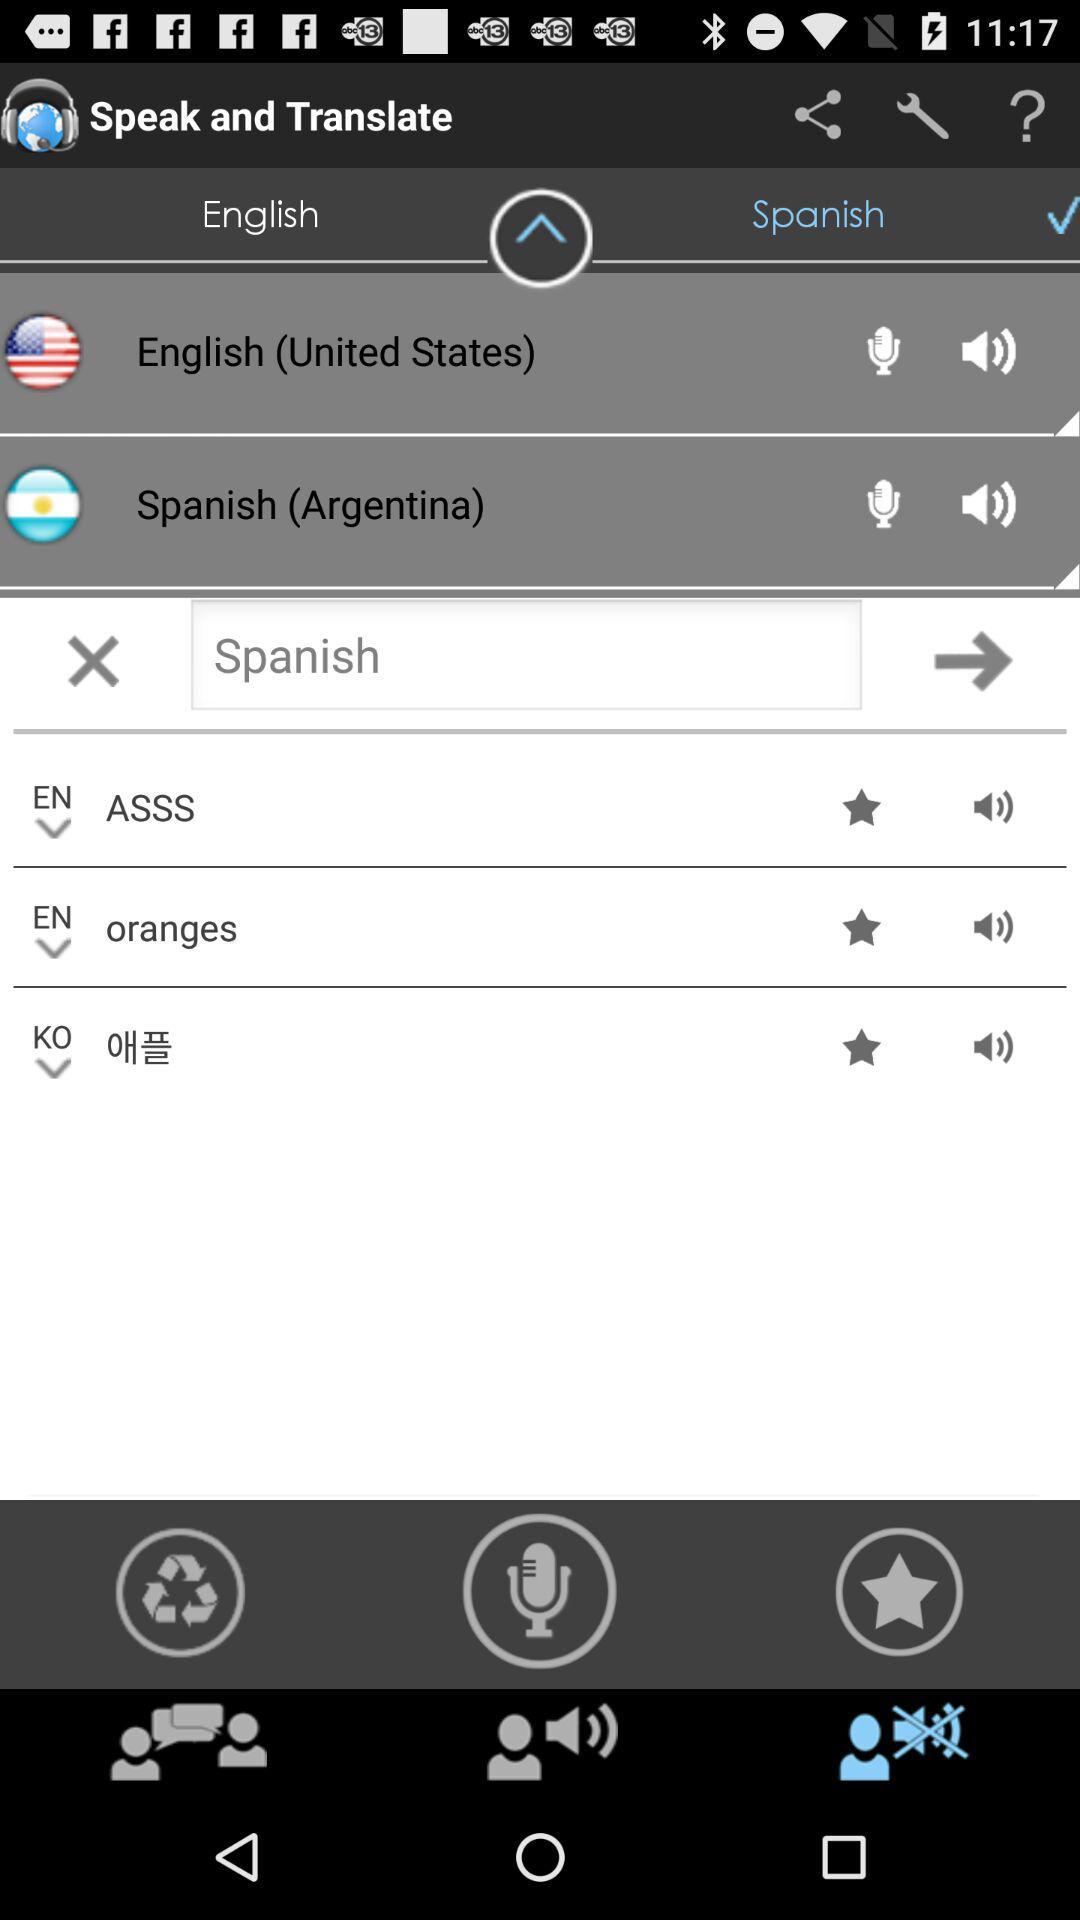 The width and height of the screenshot is (1080, 1920). Describe the element at coordinates (1027, 114) in the screenshot. I see `help button` at that location.